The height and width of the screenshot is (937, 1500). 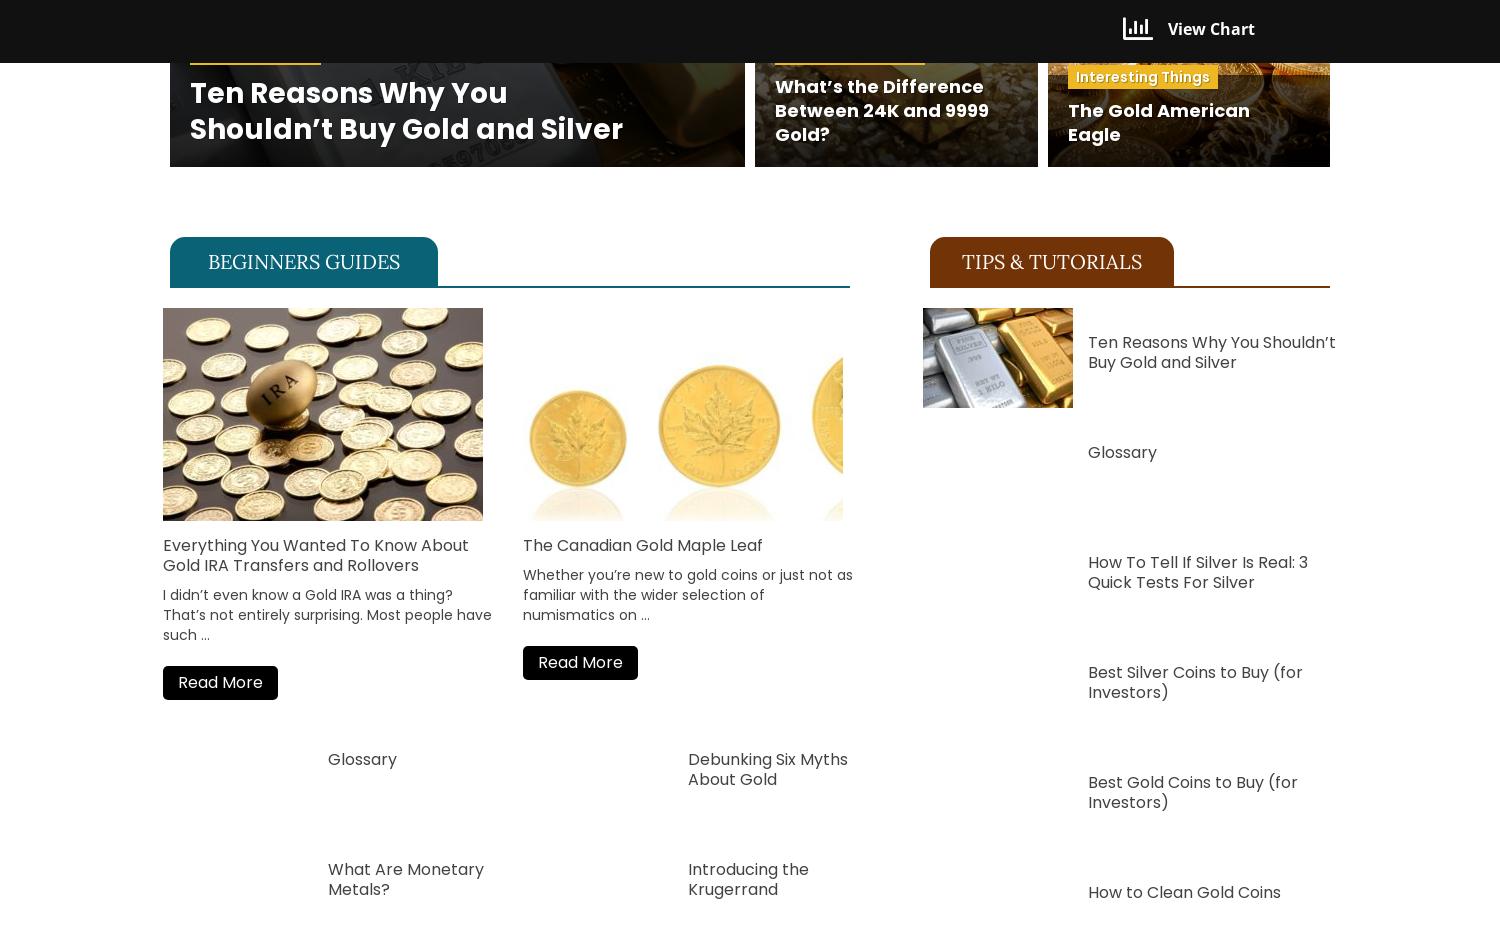 What do you see at coordinates (1191, 791) in the screenshot?
I see `'Best Gold Coins to Buy (for Investors)'` at bounding box center [1191, 791].